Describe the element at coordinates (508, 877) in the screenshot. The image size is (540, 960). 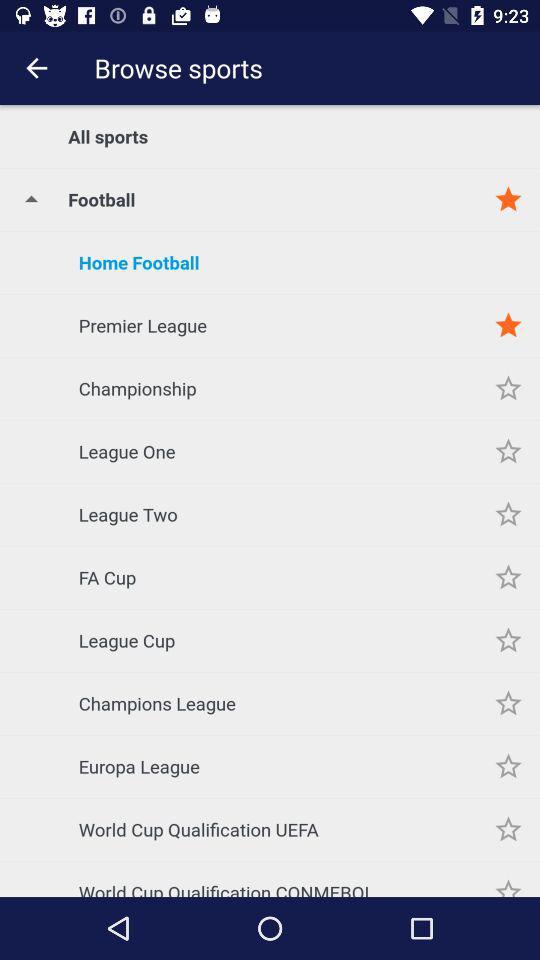
I see `the item` at that location.